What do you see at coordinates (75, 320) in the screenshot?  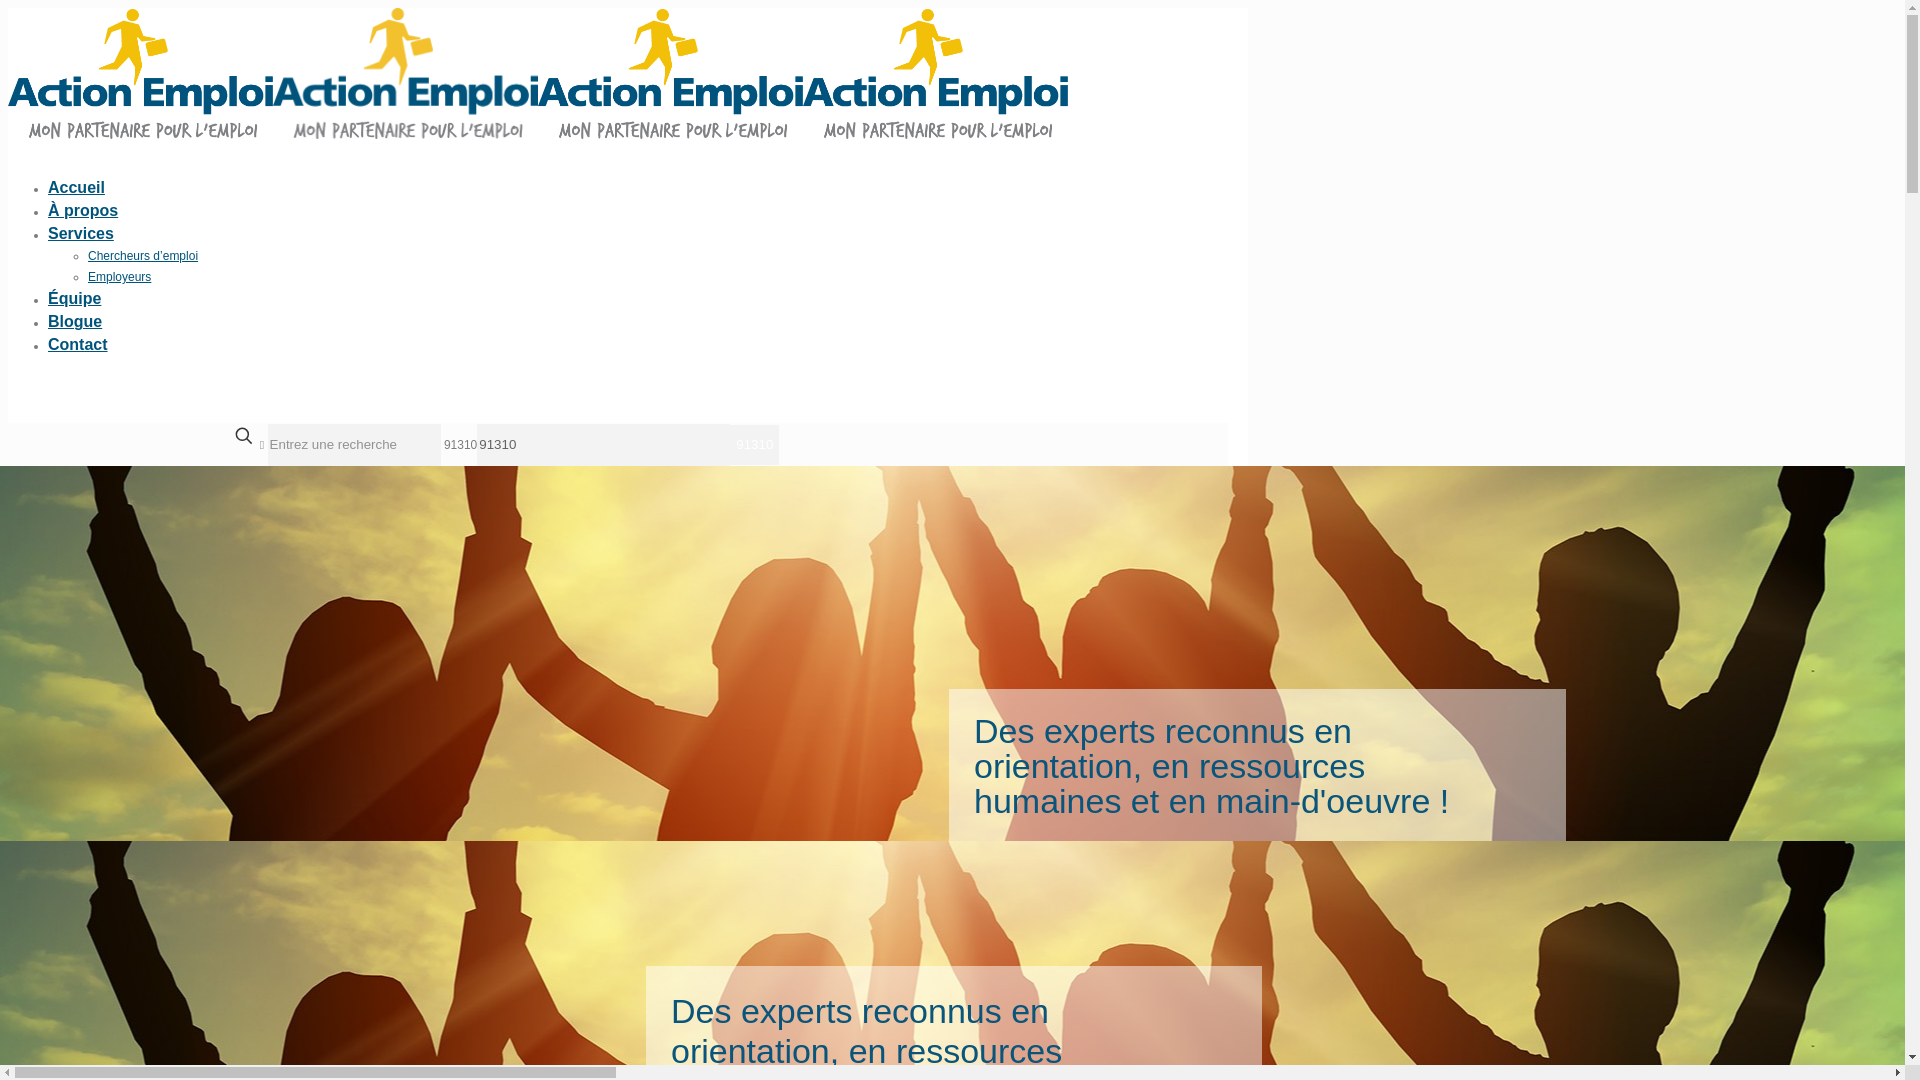 I see `'Blogue'` at bounding box center [75, 320].